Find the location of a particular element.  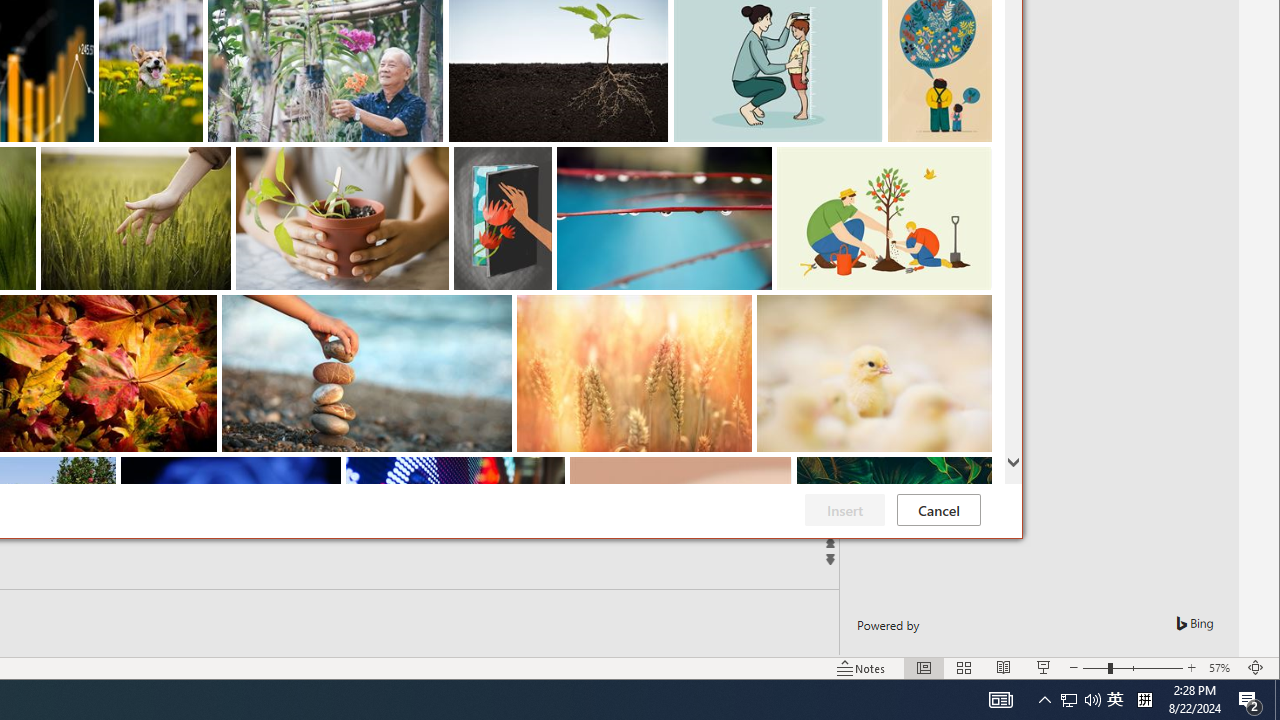

'Reading View' is located at coordinates (1004, 668).